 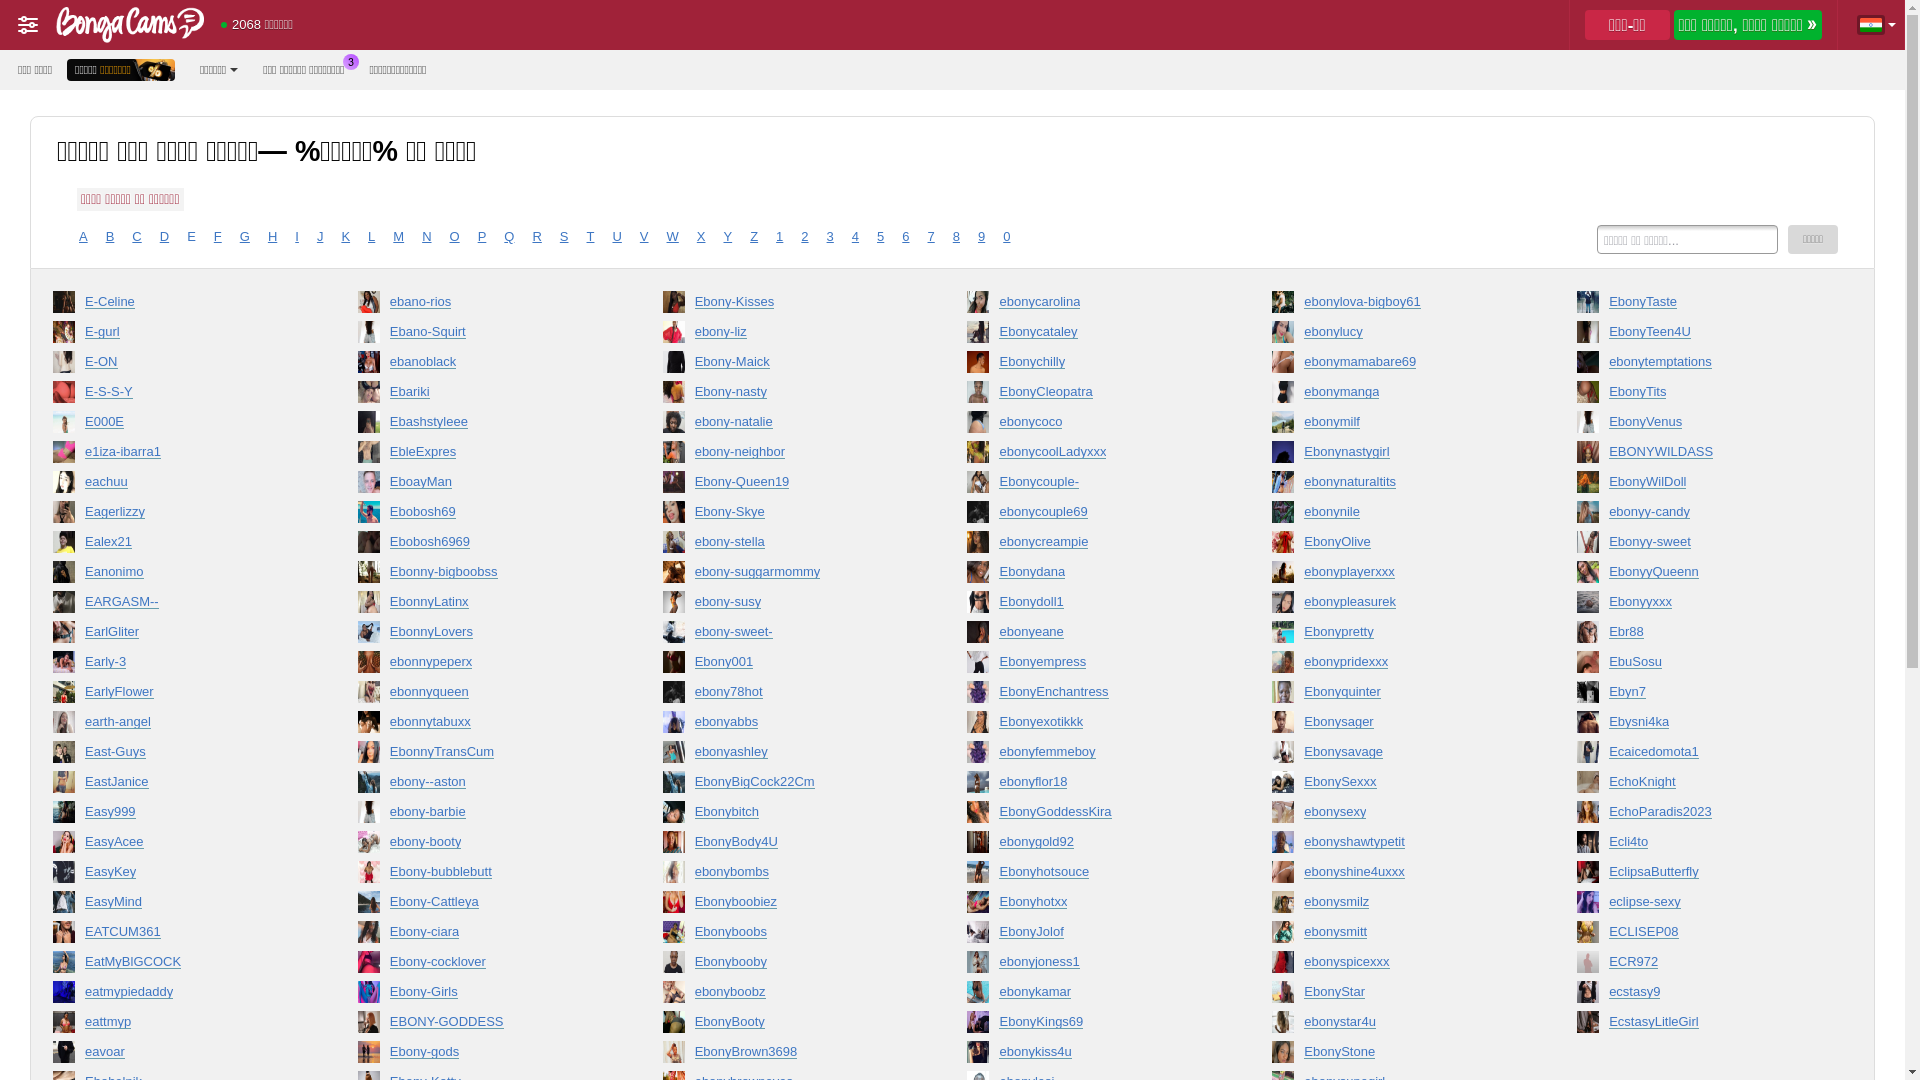 I want to click on 'EbonnyLatinx', so click(x=481, y=604).